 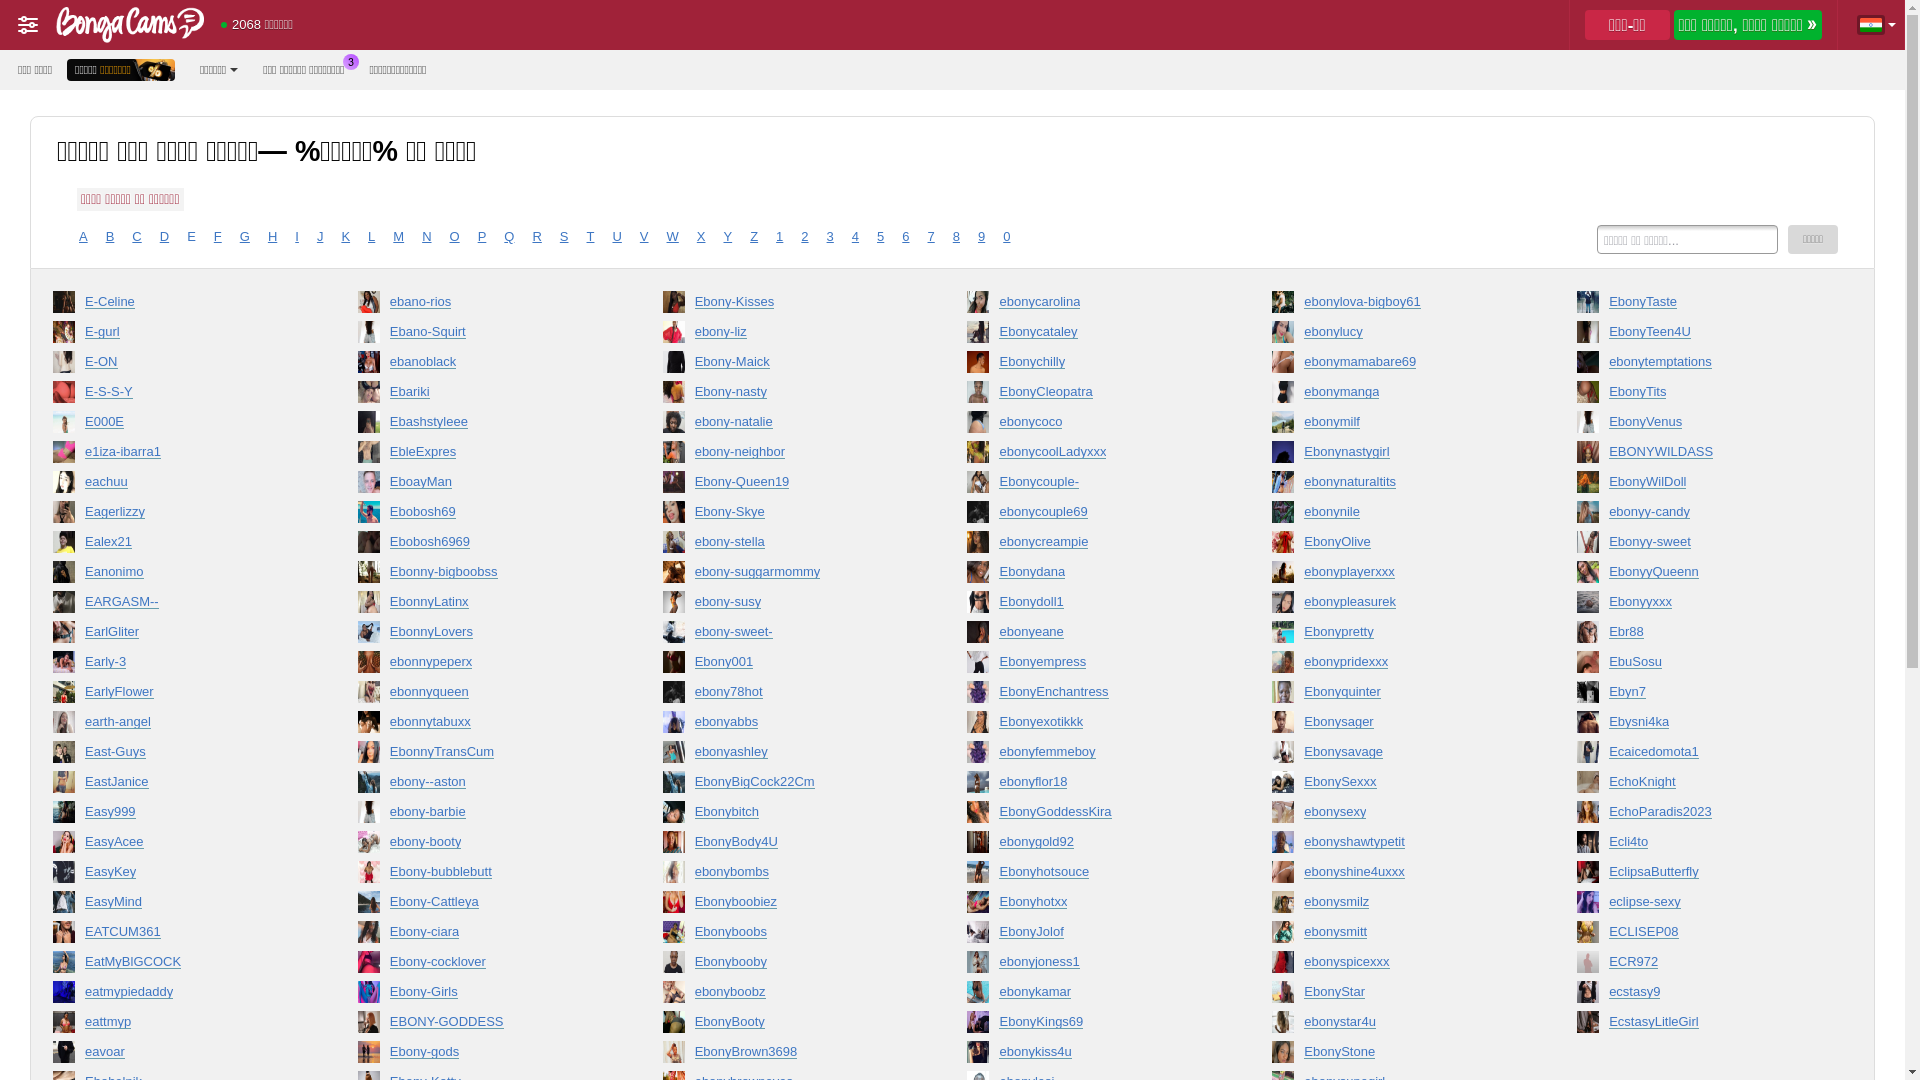 I want to click on 'EbonnyLatinx', so click(x=481, y=604).